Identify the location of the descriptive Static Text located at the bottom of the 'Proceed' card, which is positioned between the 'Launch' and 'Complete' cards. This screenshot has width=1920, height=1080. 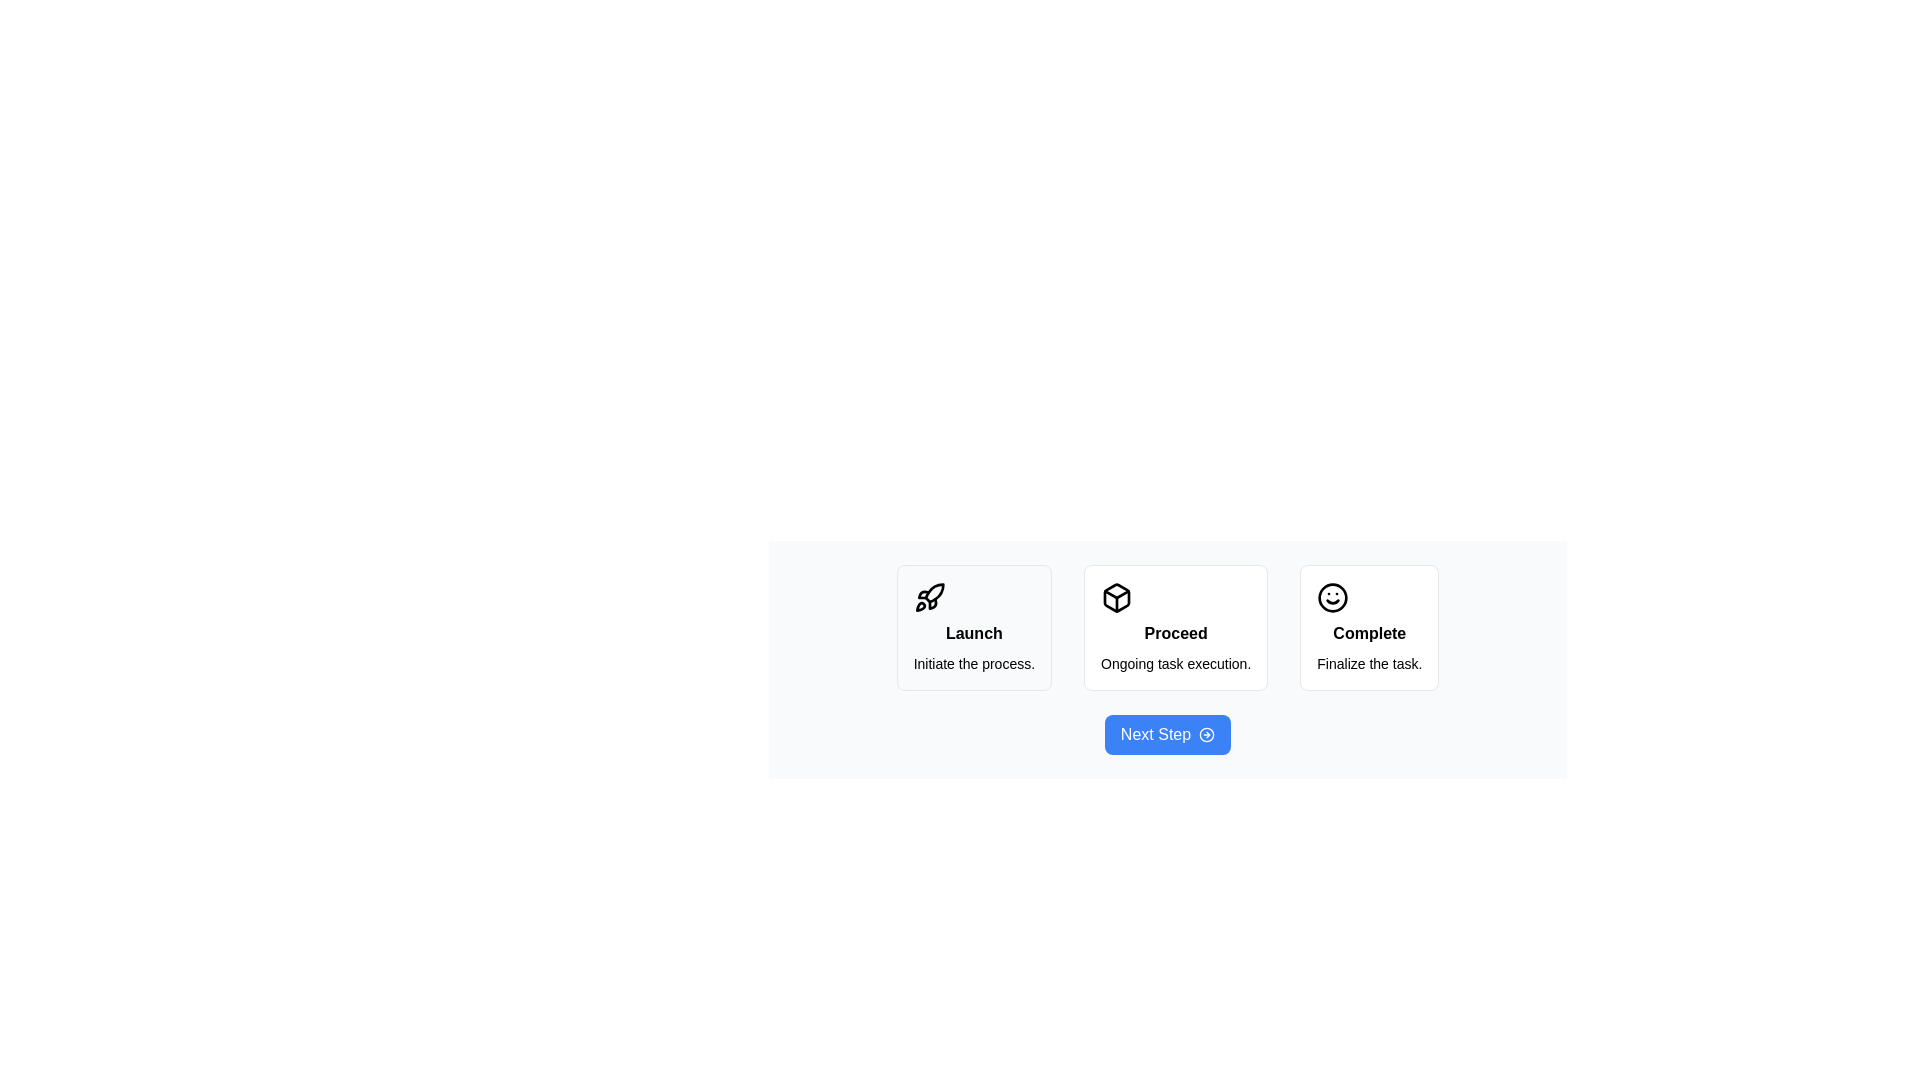
(1176, 663).